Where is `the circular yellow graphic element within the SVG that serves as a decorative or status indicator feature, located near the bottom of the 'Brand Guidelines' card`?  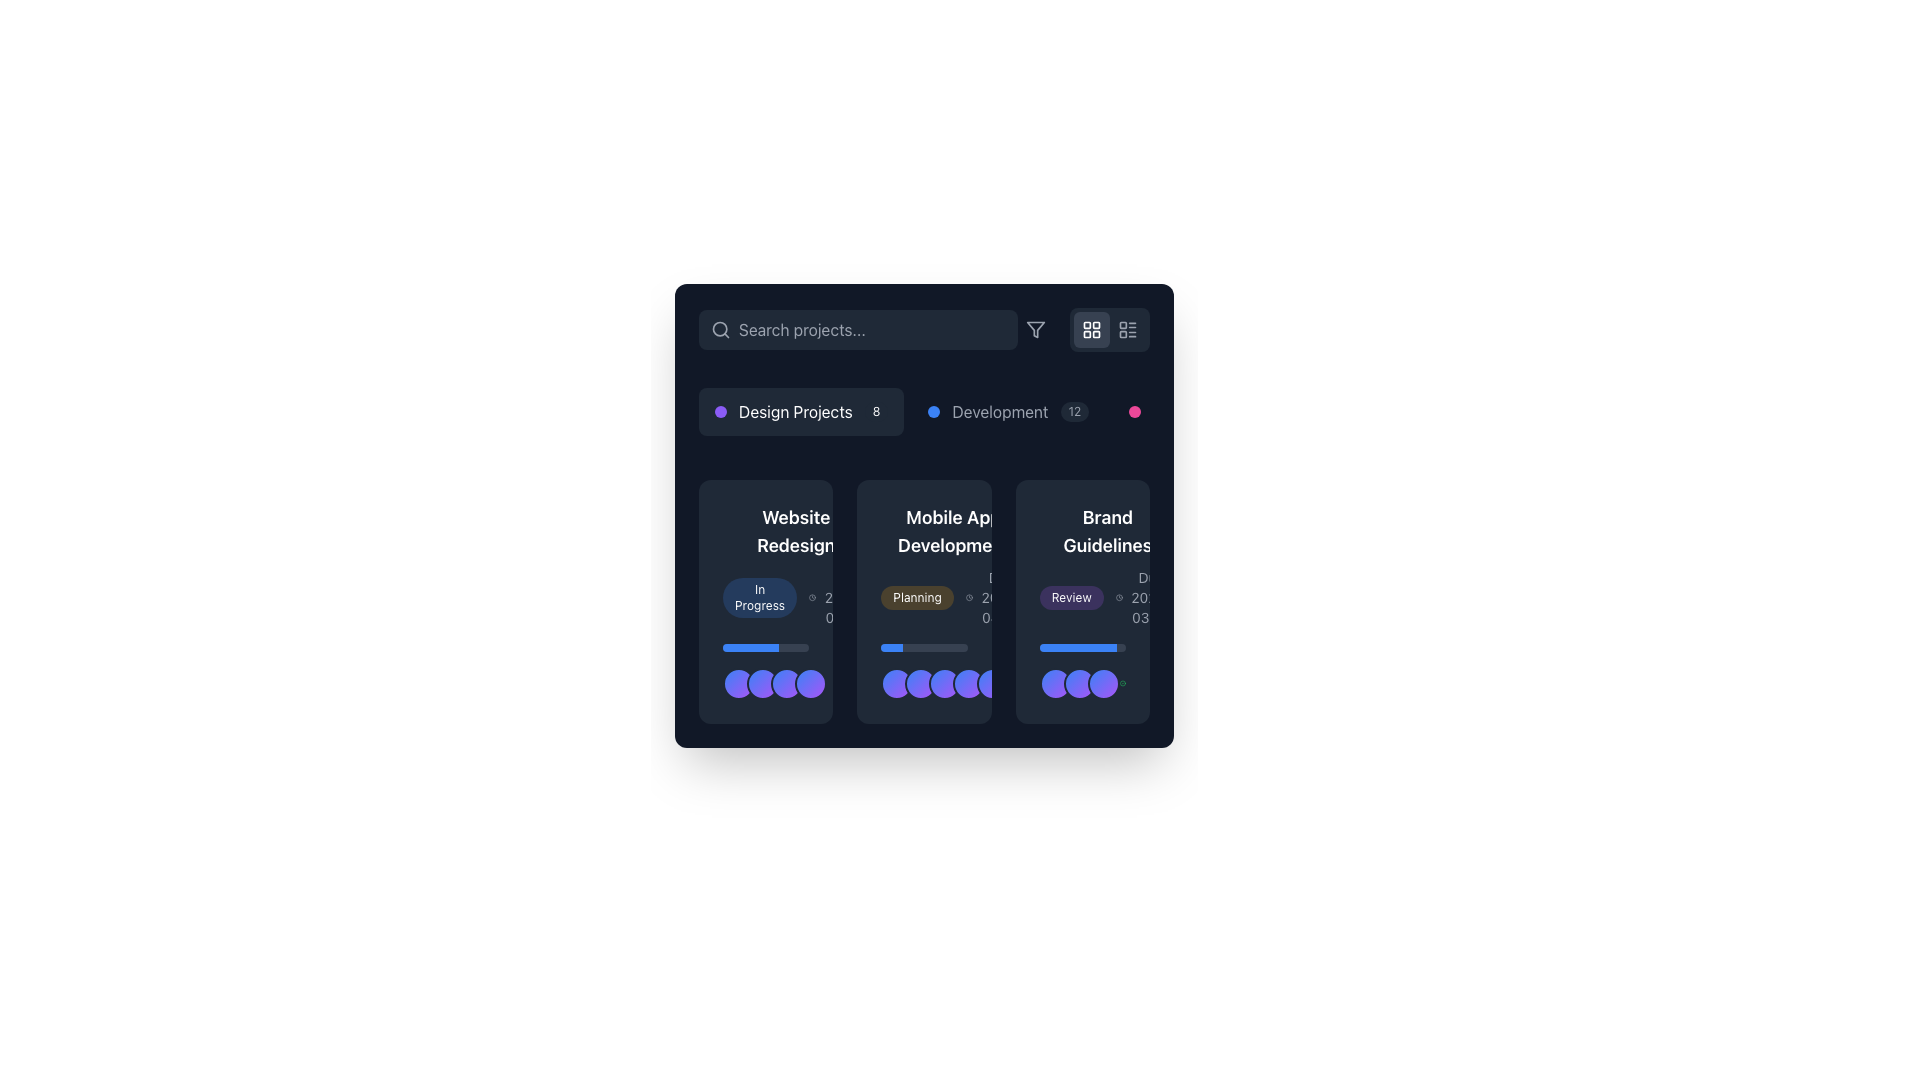 the circular yellow graphic element within the SVG that serves as a decorative or status indicator feature, located near the bottom of the 'Brand Guidelines' card is located at coordinates (1044, 685).